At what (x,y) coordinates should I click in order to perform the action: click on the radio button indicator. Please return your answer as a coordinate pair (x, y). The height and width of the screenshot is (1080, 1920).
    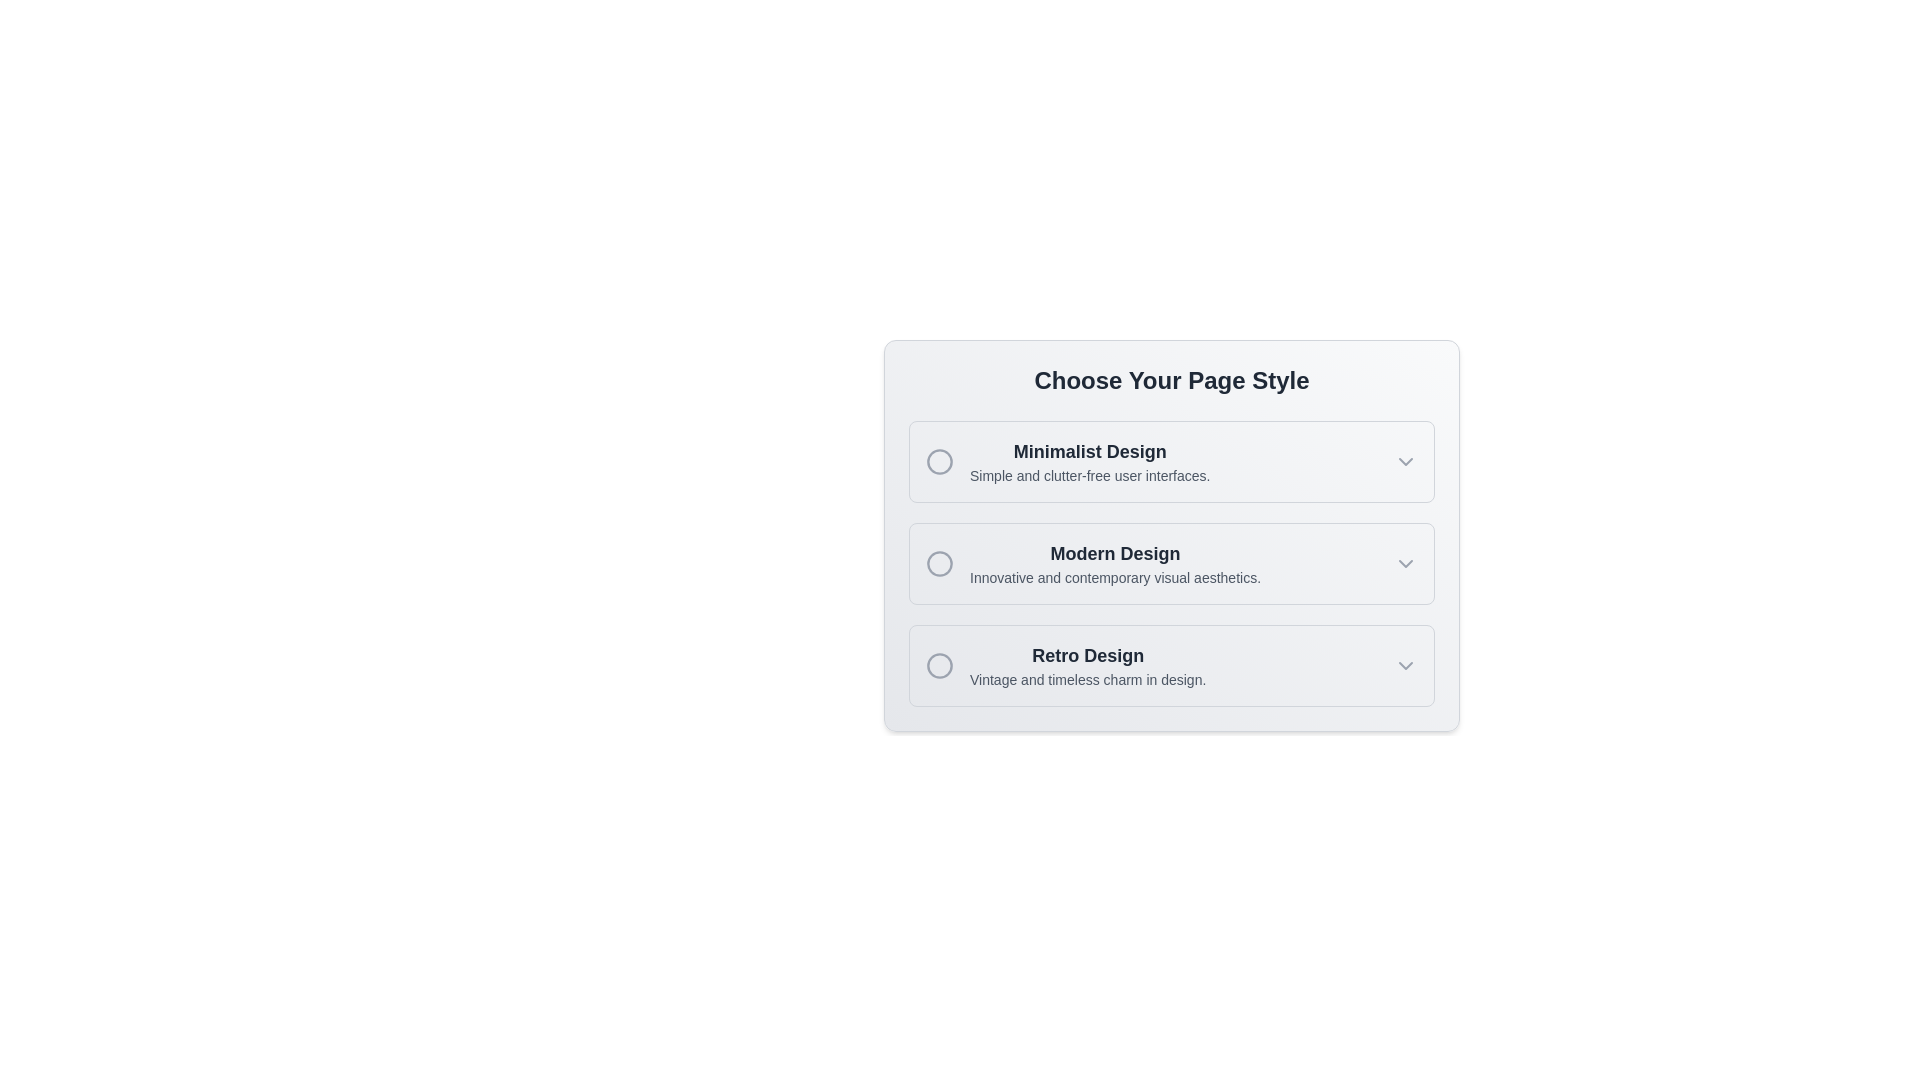
    Looking at the image, I should click on (939, 563).